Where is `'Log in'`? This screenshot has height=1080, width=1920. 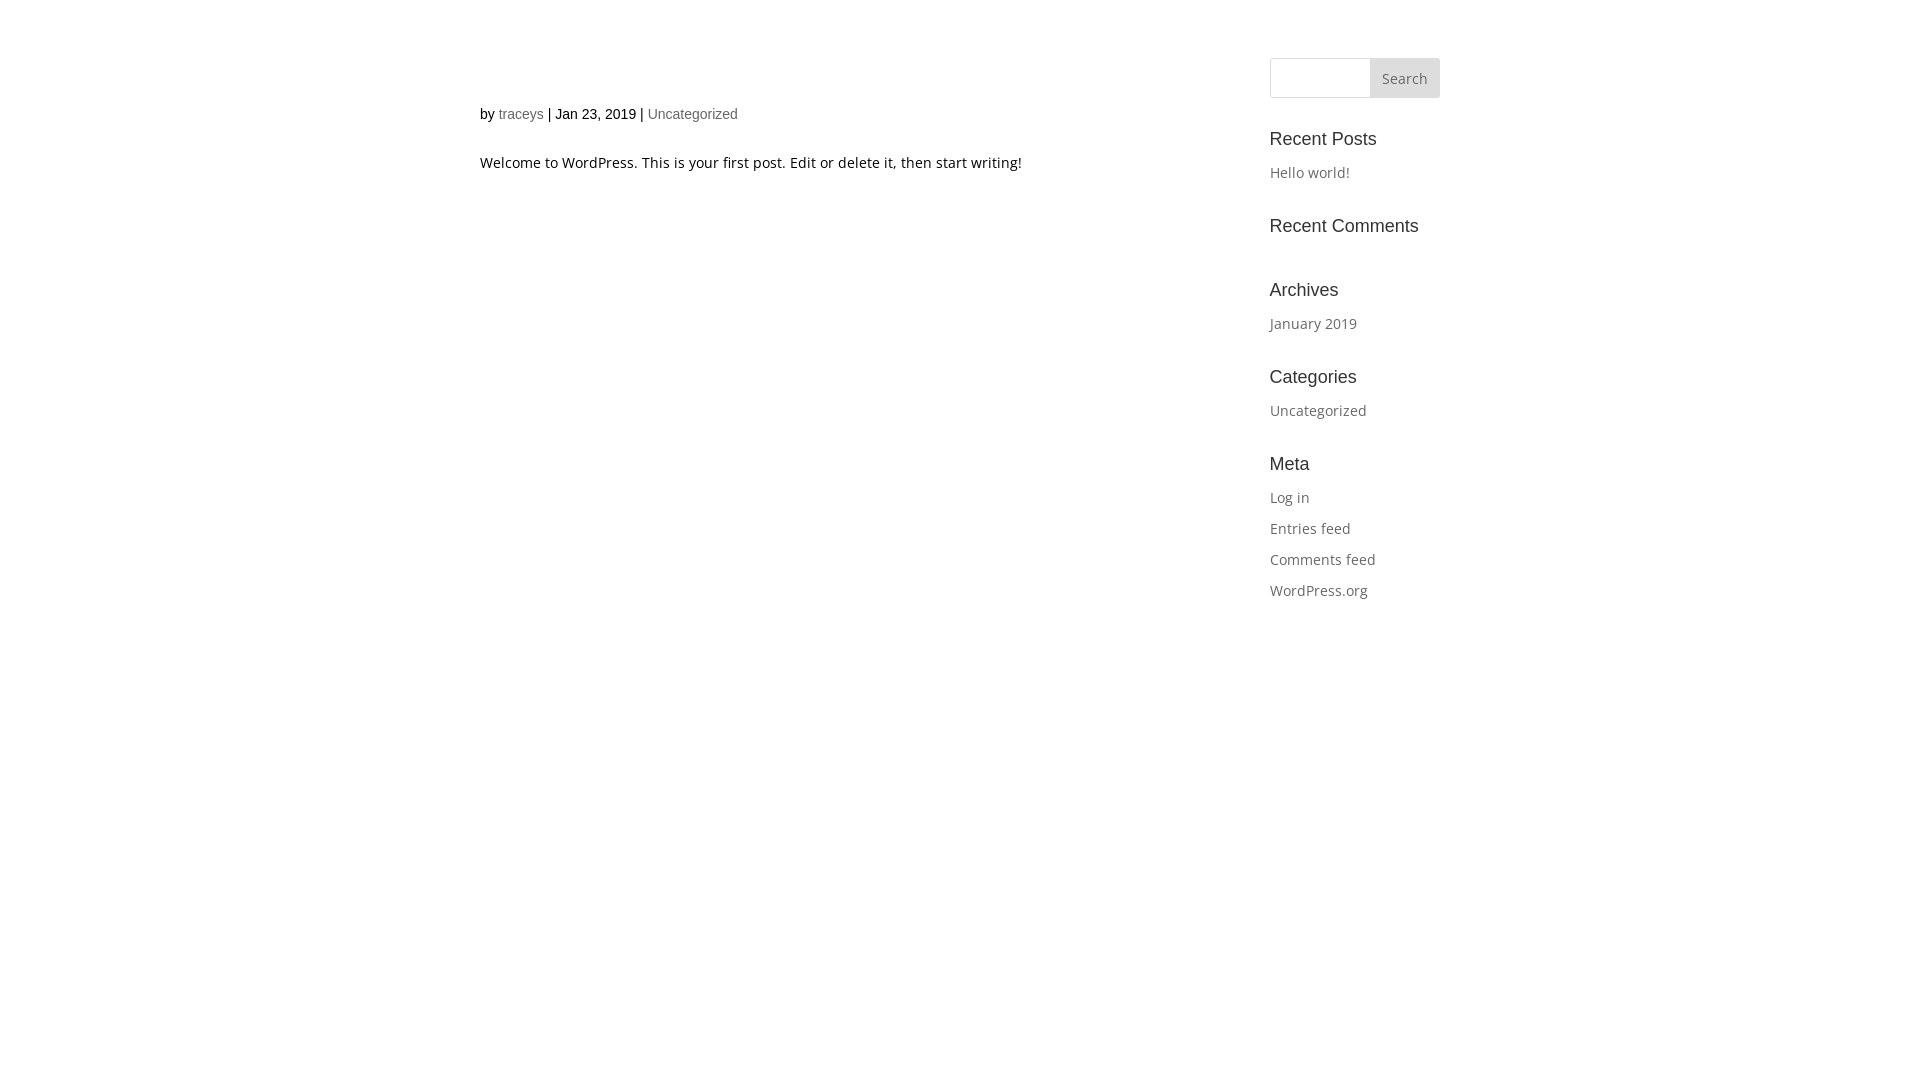
'Log in' is located at coordinates (1290, 496).